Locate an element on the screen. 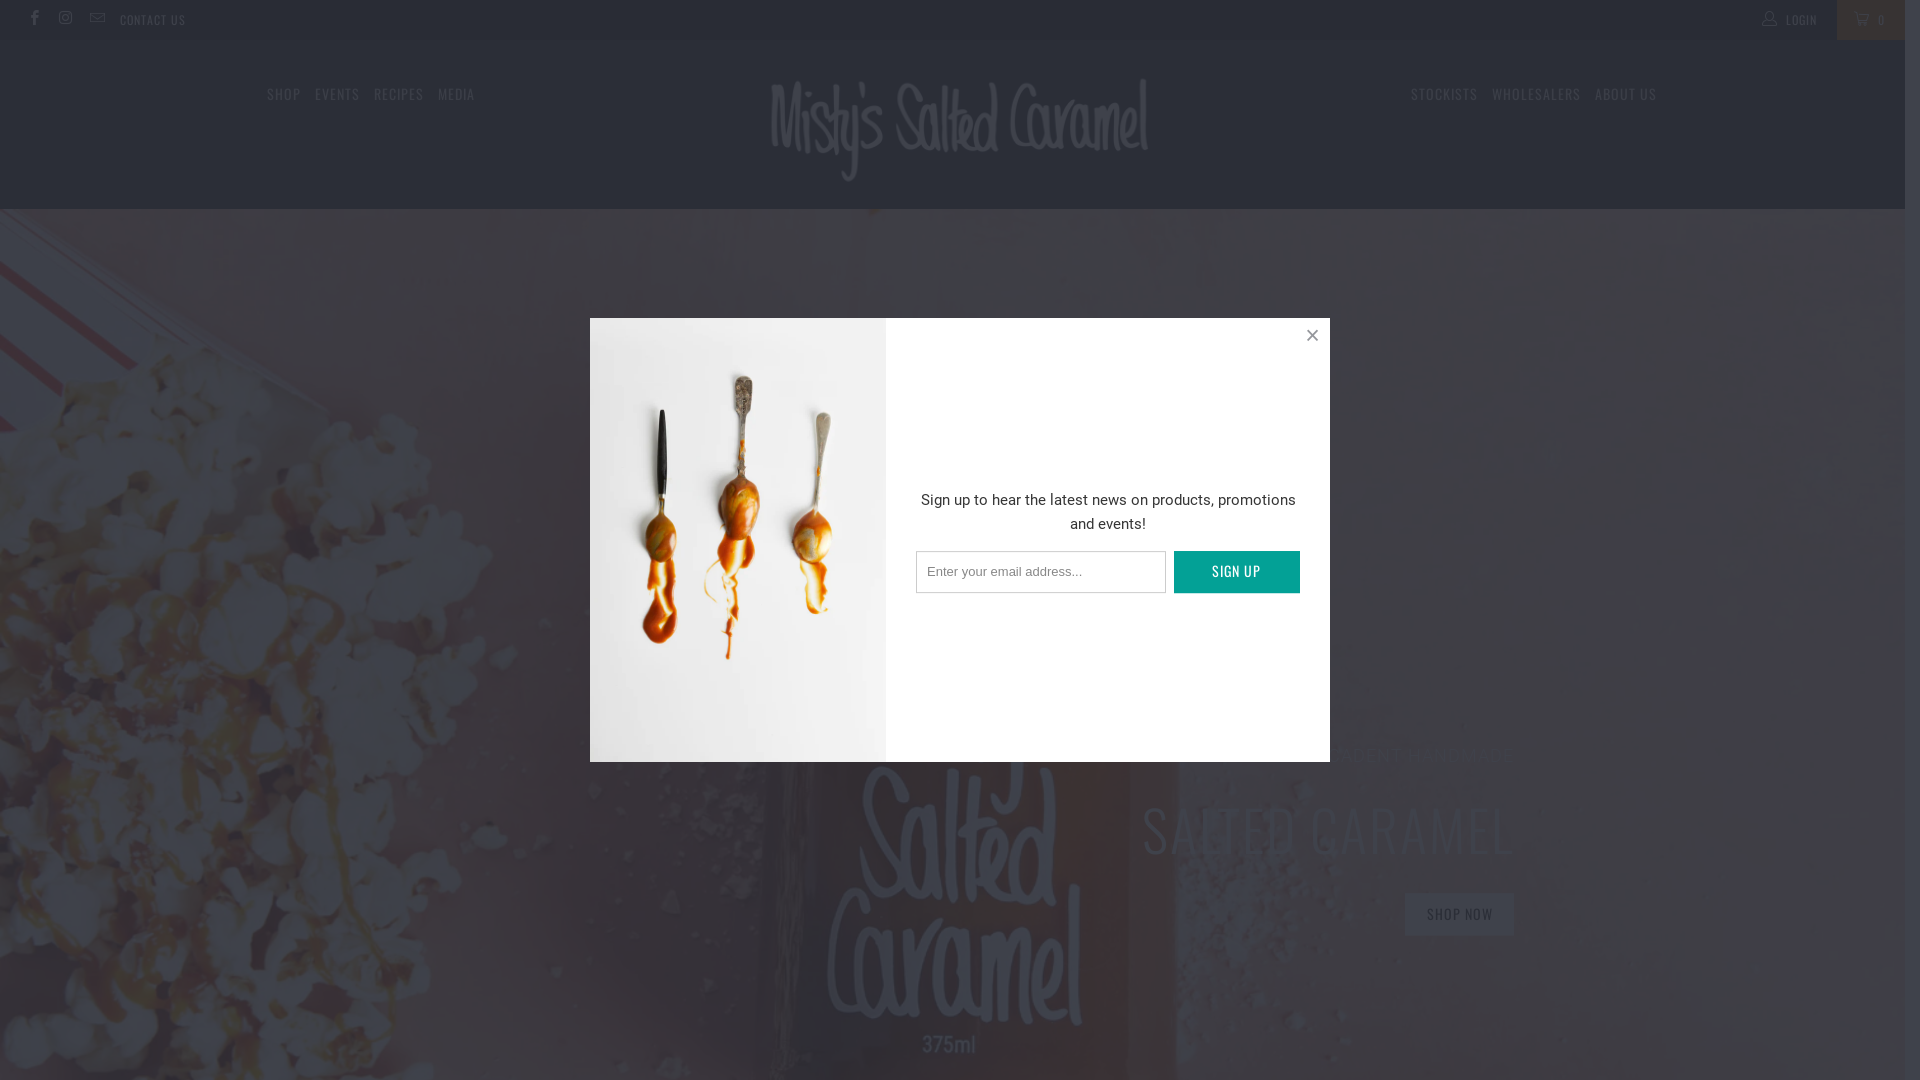 This screenshot has height=1080, width=1920. 'STOCKISTS' is located at coordinates (1409, 94).